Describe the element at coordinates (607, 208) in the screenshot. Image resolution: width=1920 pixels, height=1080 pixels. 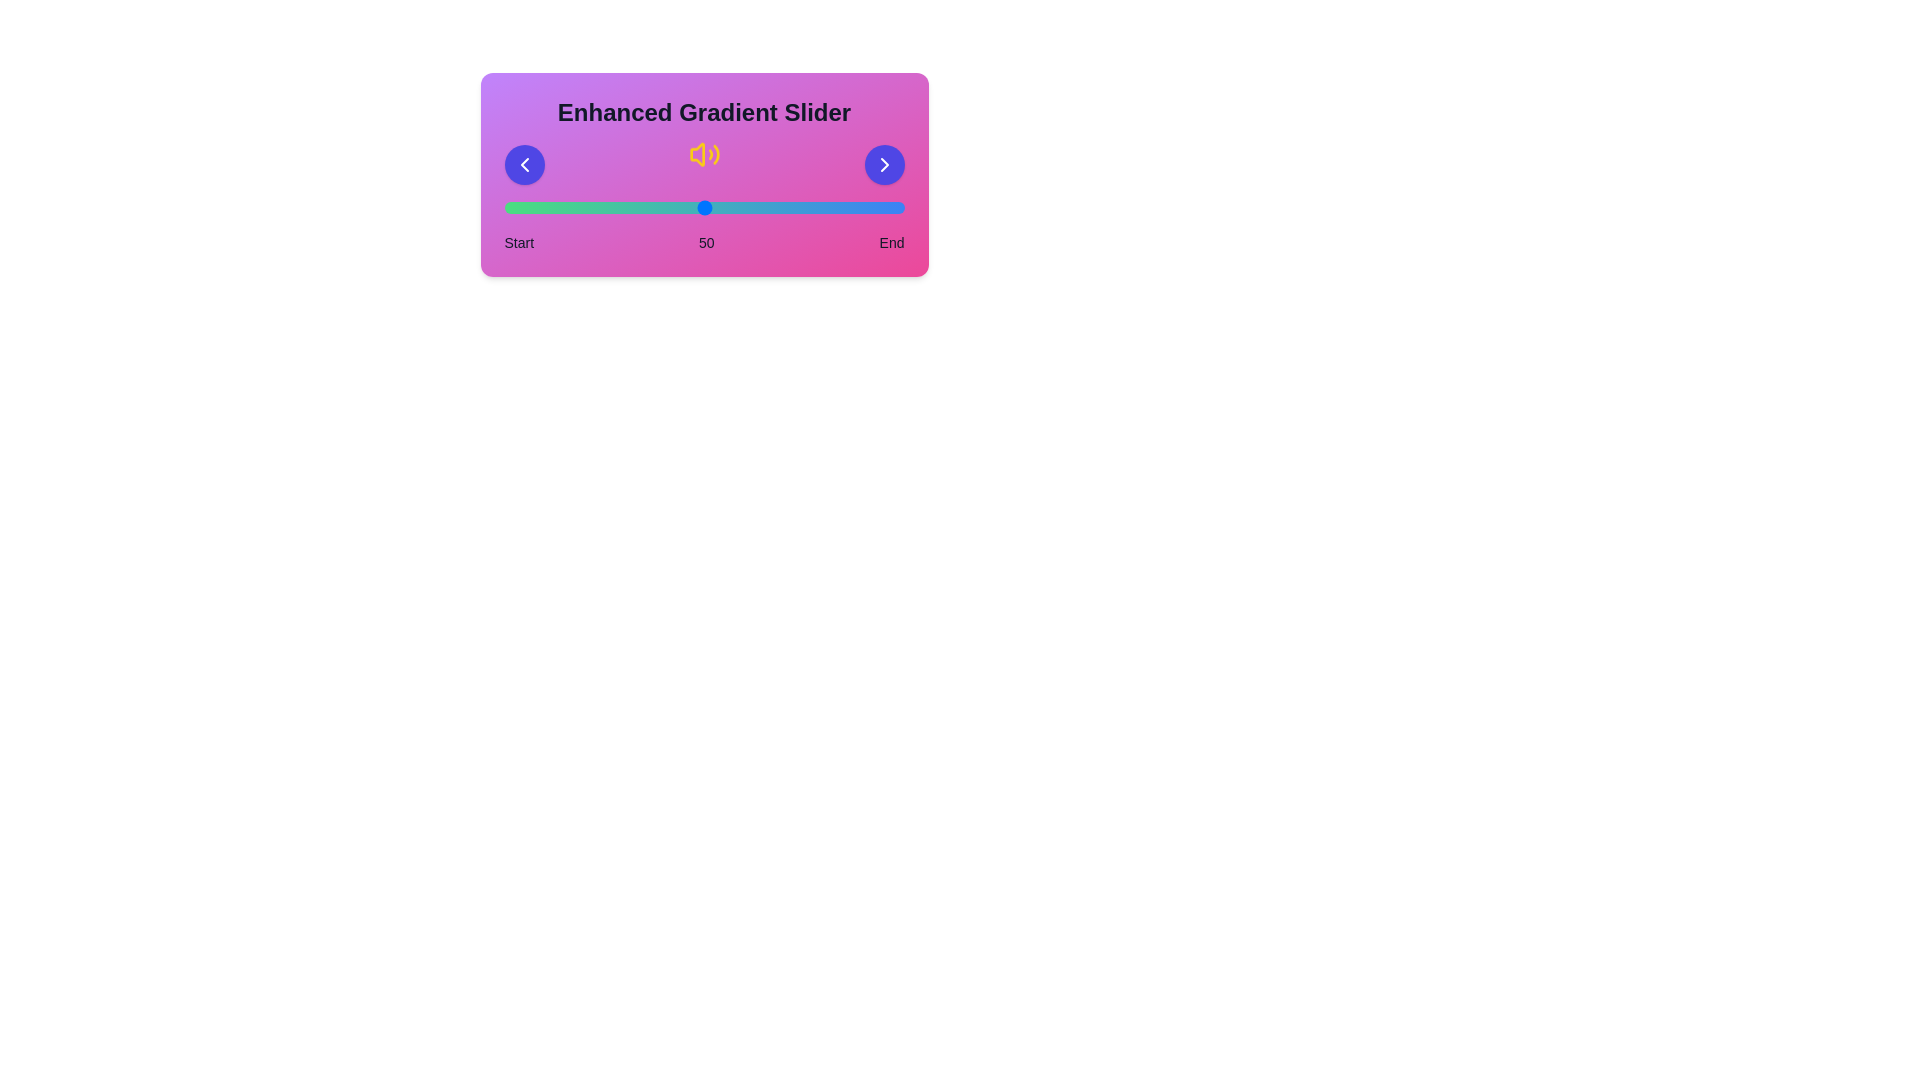
I see `the slider to set the value to 26` at that location.